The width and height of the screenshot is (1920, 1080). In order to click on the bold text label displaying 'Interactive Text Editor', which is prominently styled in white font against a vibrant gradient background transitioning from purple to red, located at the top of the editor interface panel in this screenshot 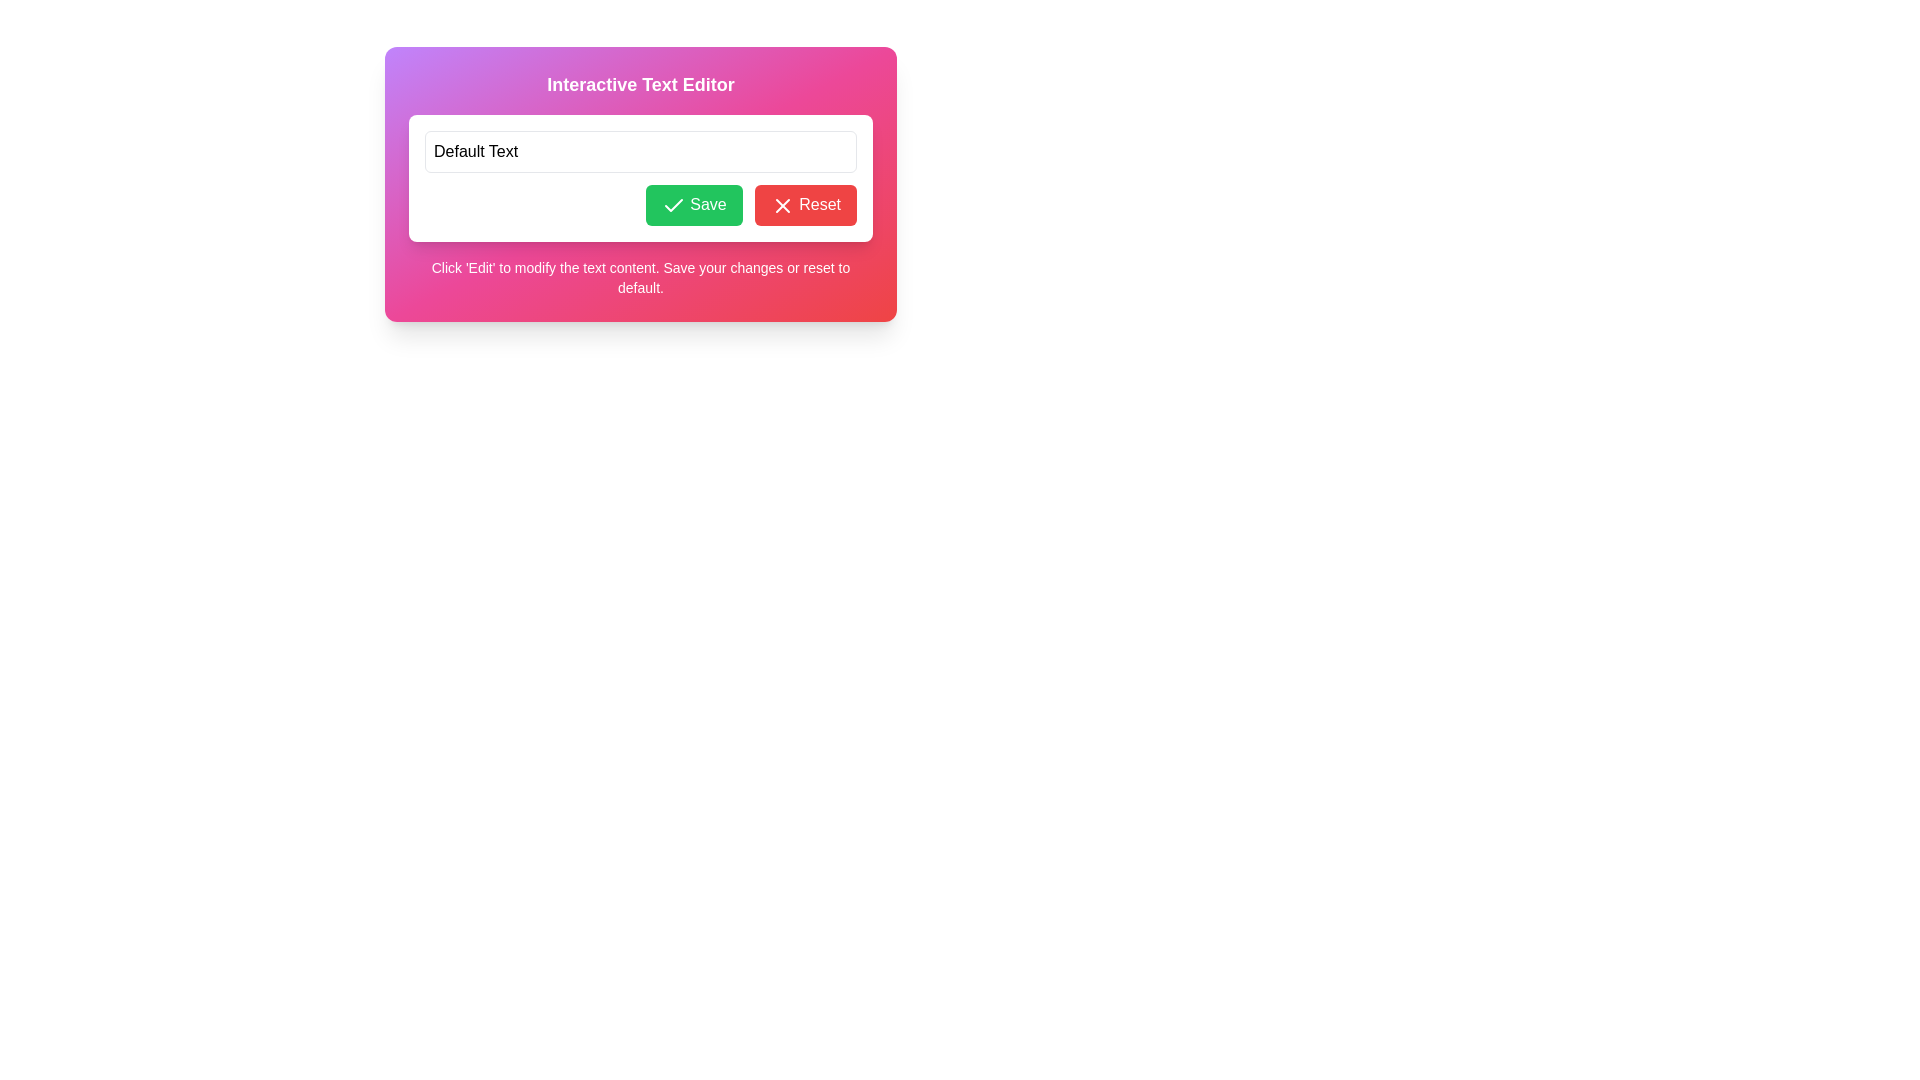, I will do `click(641, 83)`.